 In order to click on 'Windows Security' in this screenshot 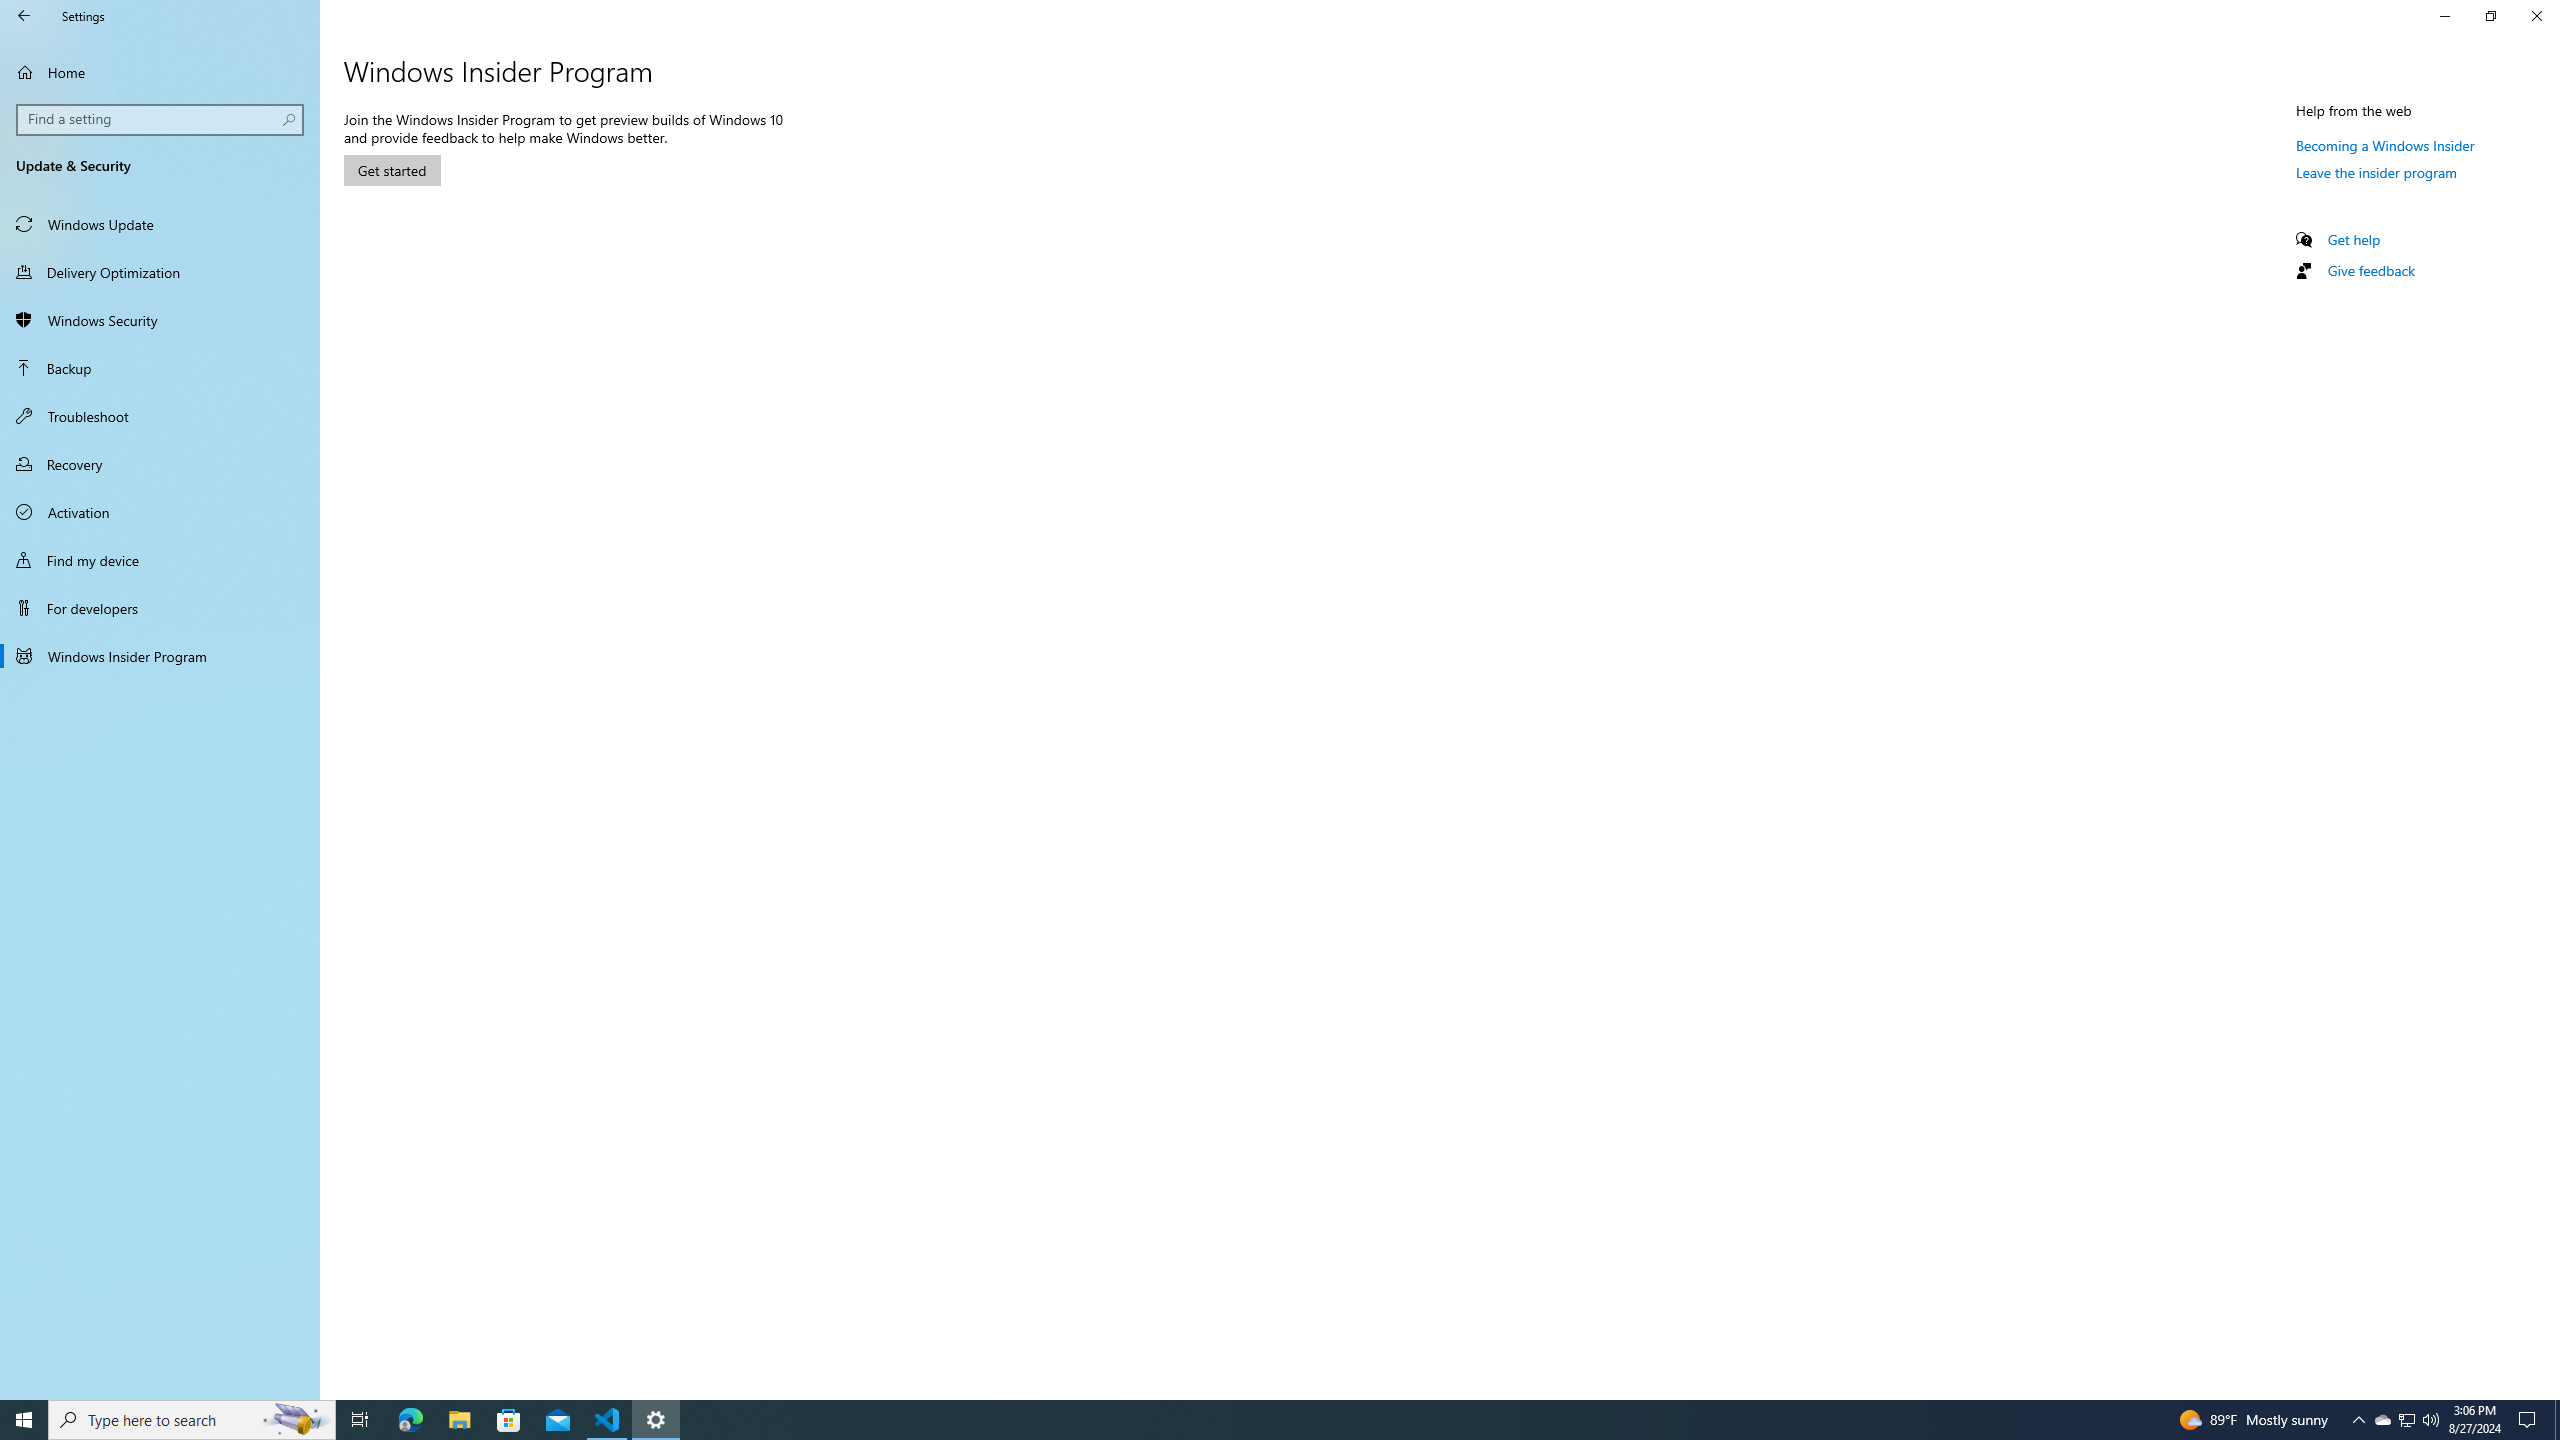, I will do `click(159, 319)`.